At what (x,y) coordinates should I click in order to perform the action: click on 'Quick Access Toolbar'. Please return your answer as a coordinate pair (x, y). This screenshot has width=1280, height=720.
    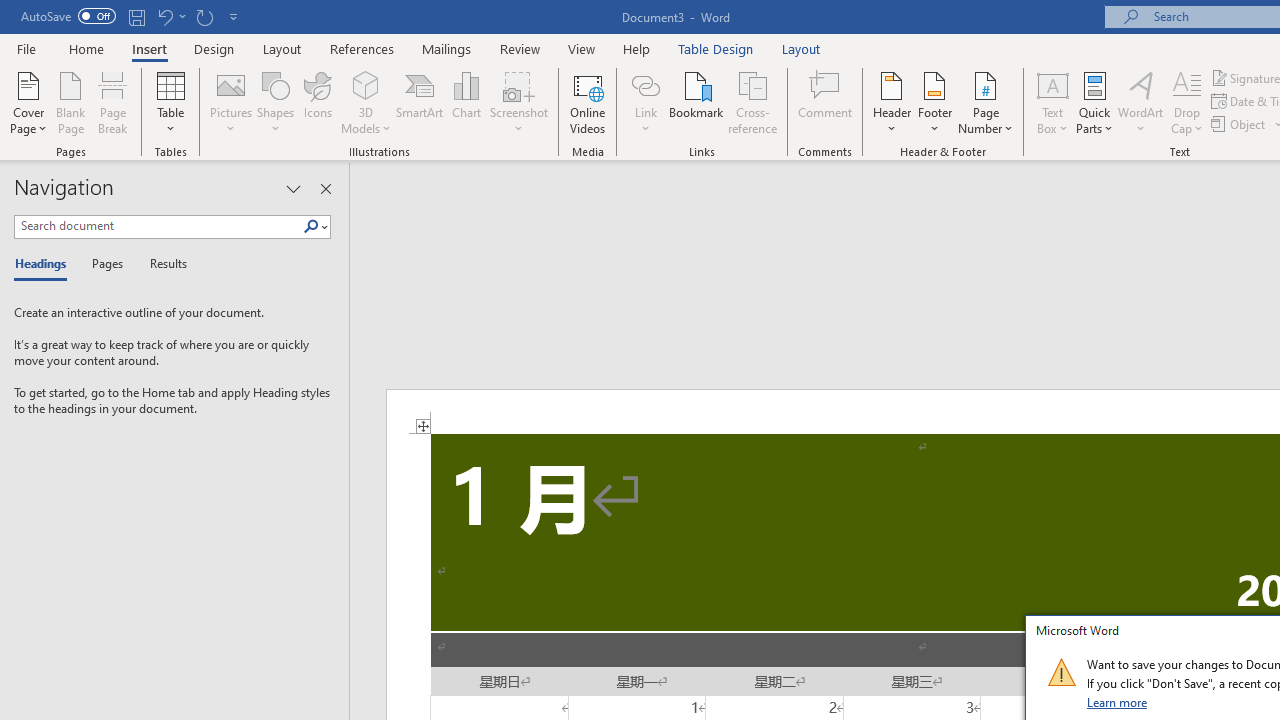
    Looking at the image, I should click on (130, 16).